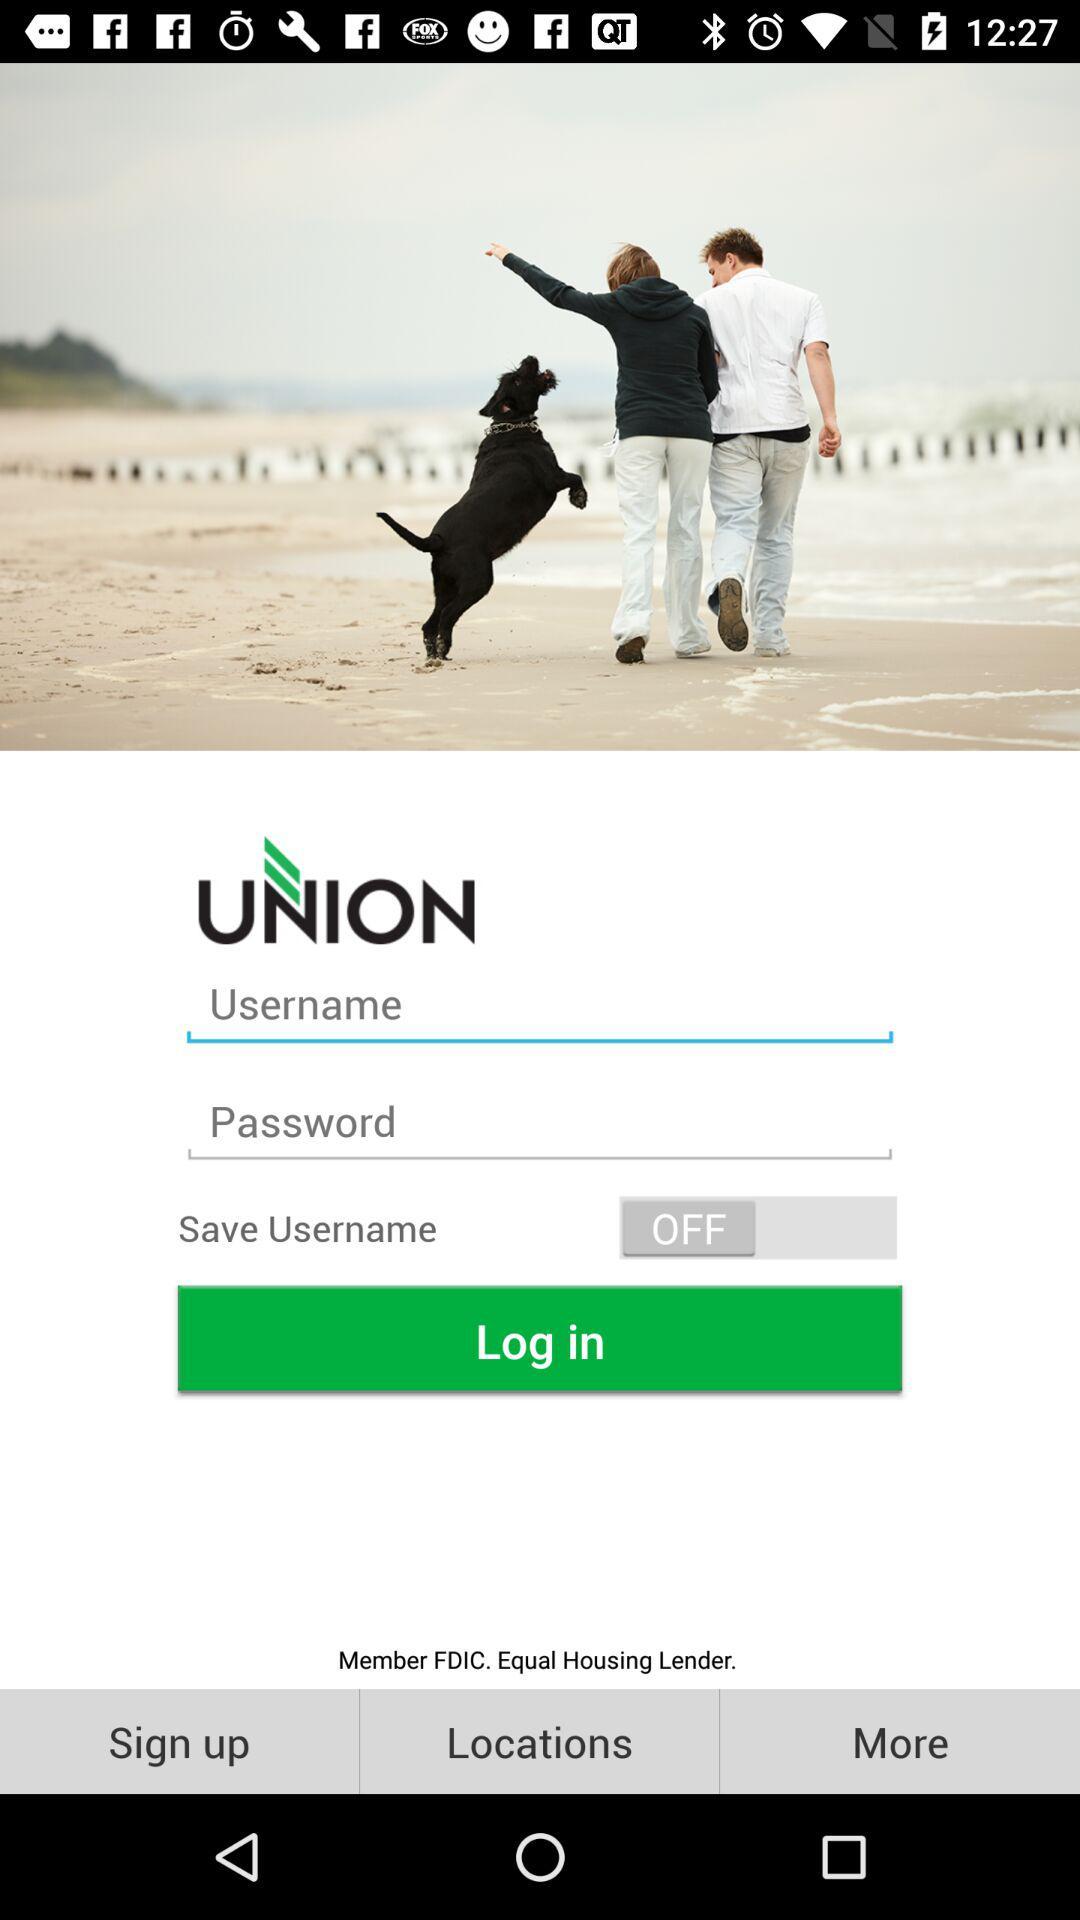 The height and width of the screenshot is (1920, 1080). Describe the element at coordinates (538, 1740) in the screenshot. I see `the item next to the sign up` at that location.